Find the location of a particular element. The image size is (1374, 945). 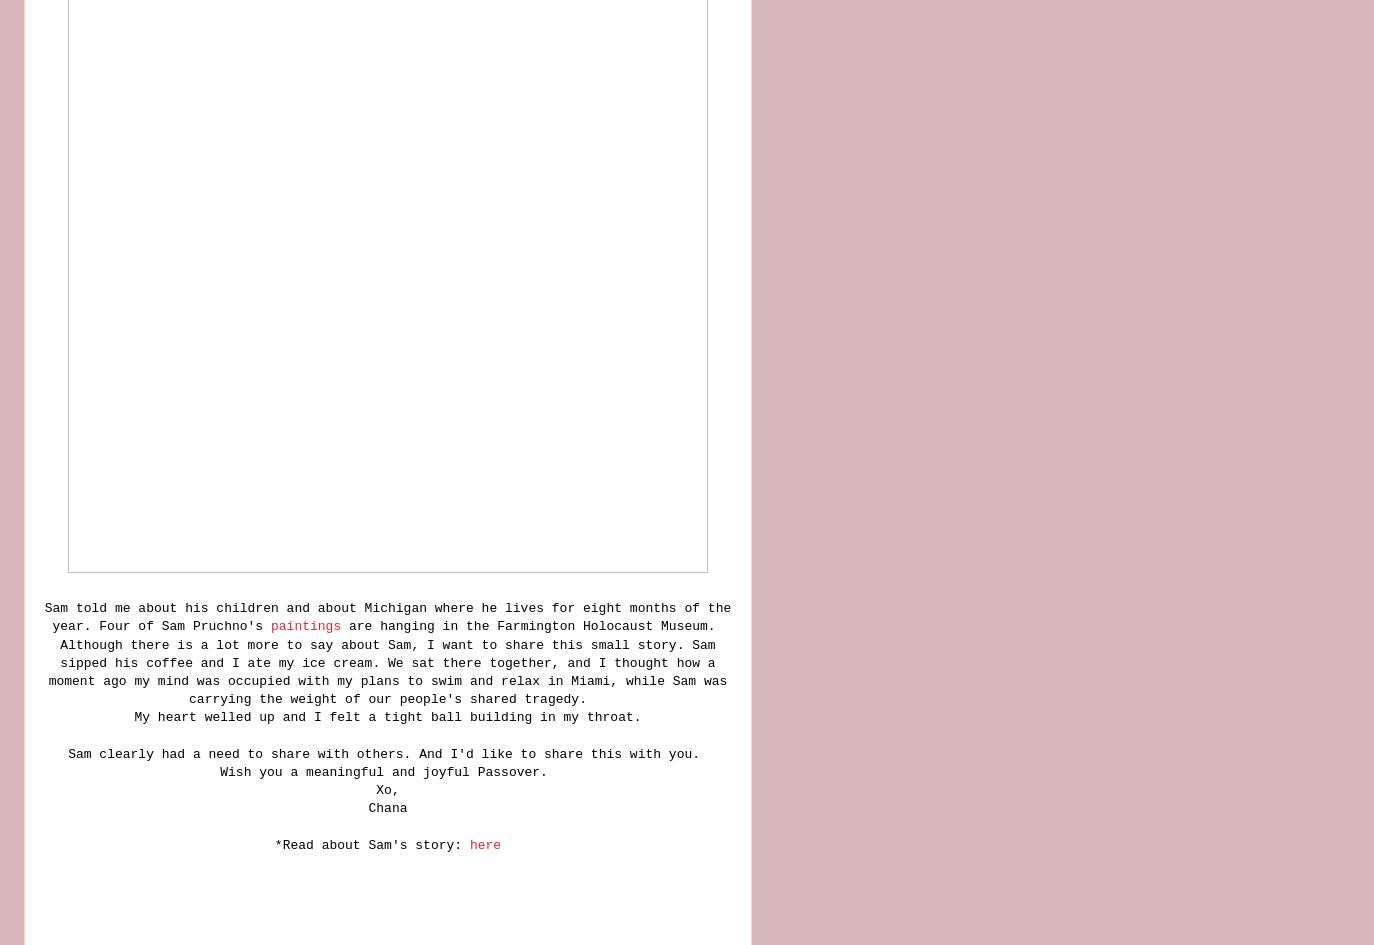

'Farmington' is located at coordinates (496, 625).